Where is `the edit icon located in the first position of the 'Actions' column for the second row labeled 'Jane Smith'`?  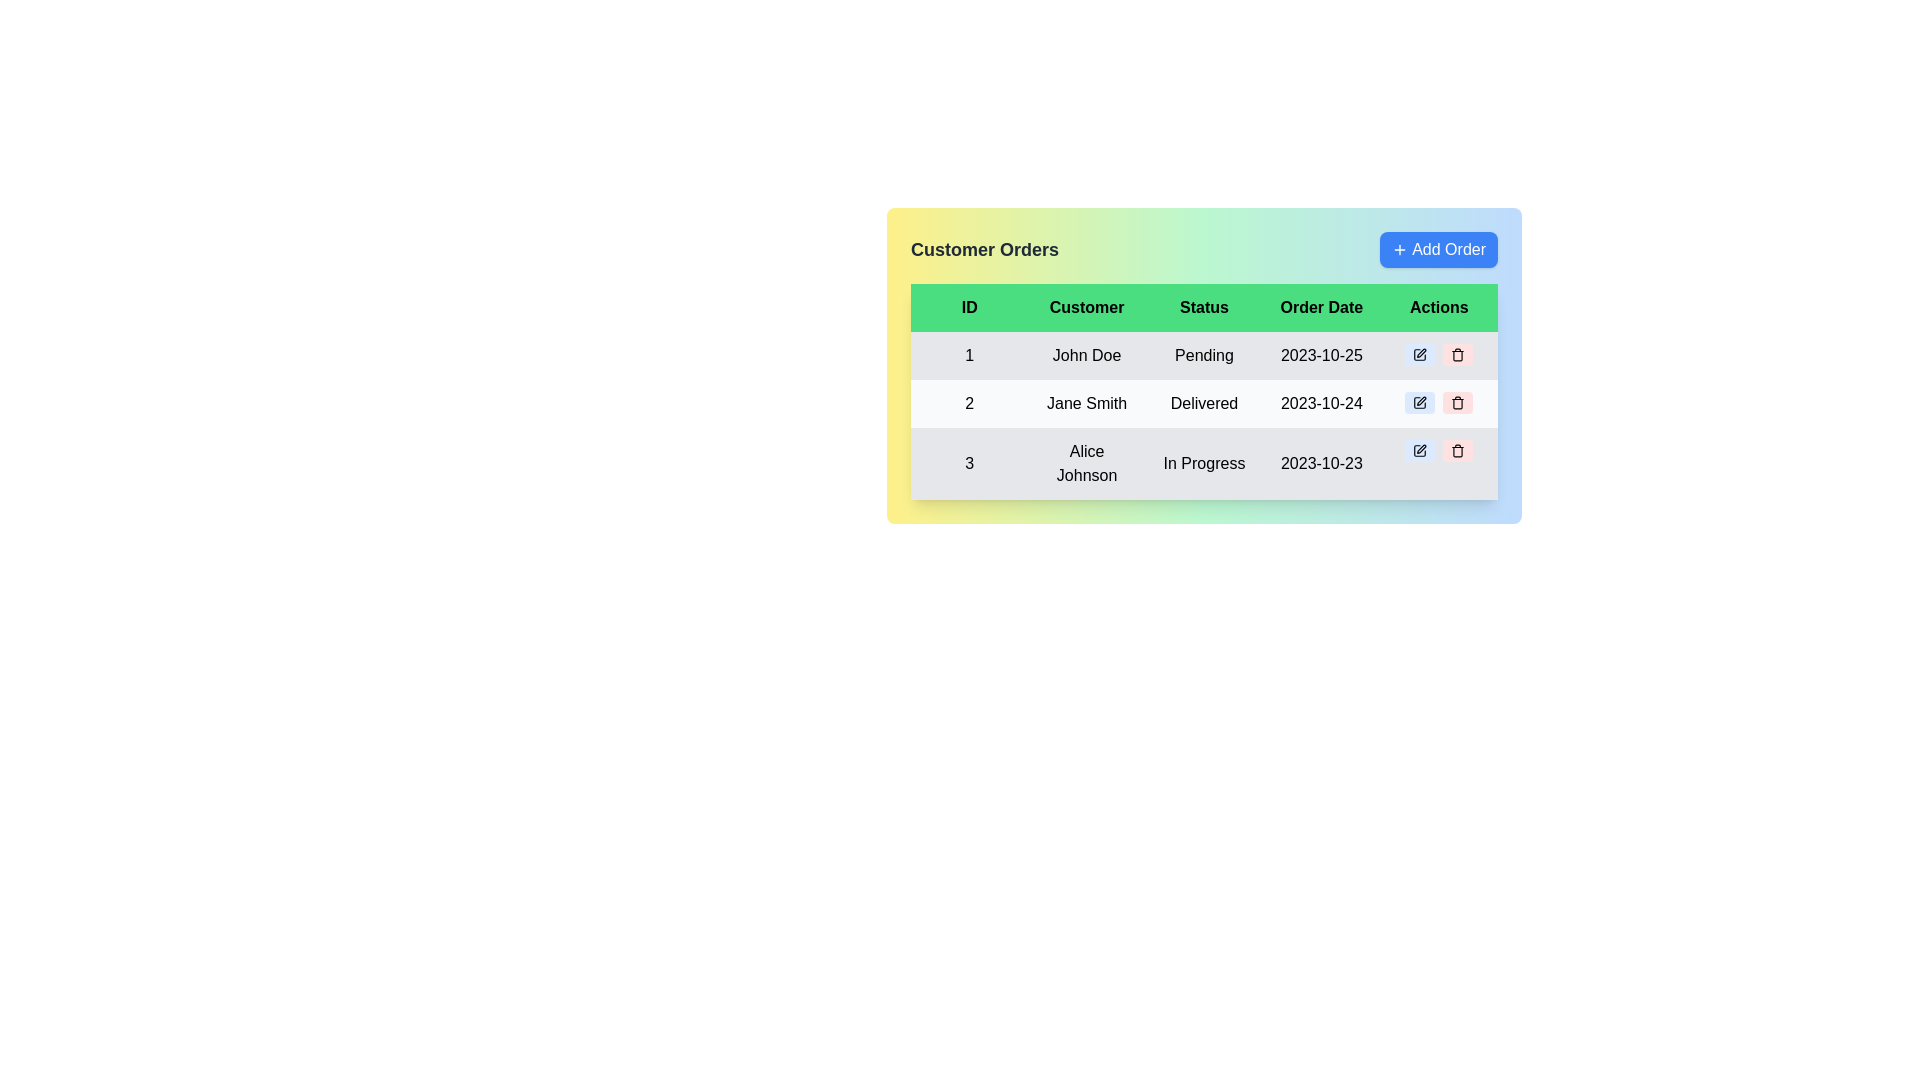
the edit icon located in the first position of the 'Actions' column for the second row labeled 'Jane Smith' is located at coordinates (1419, 402).